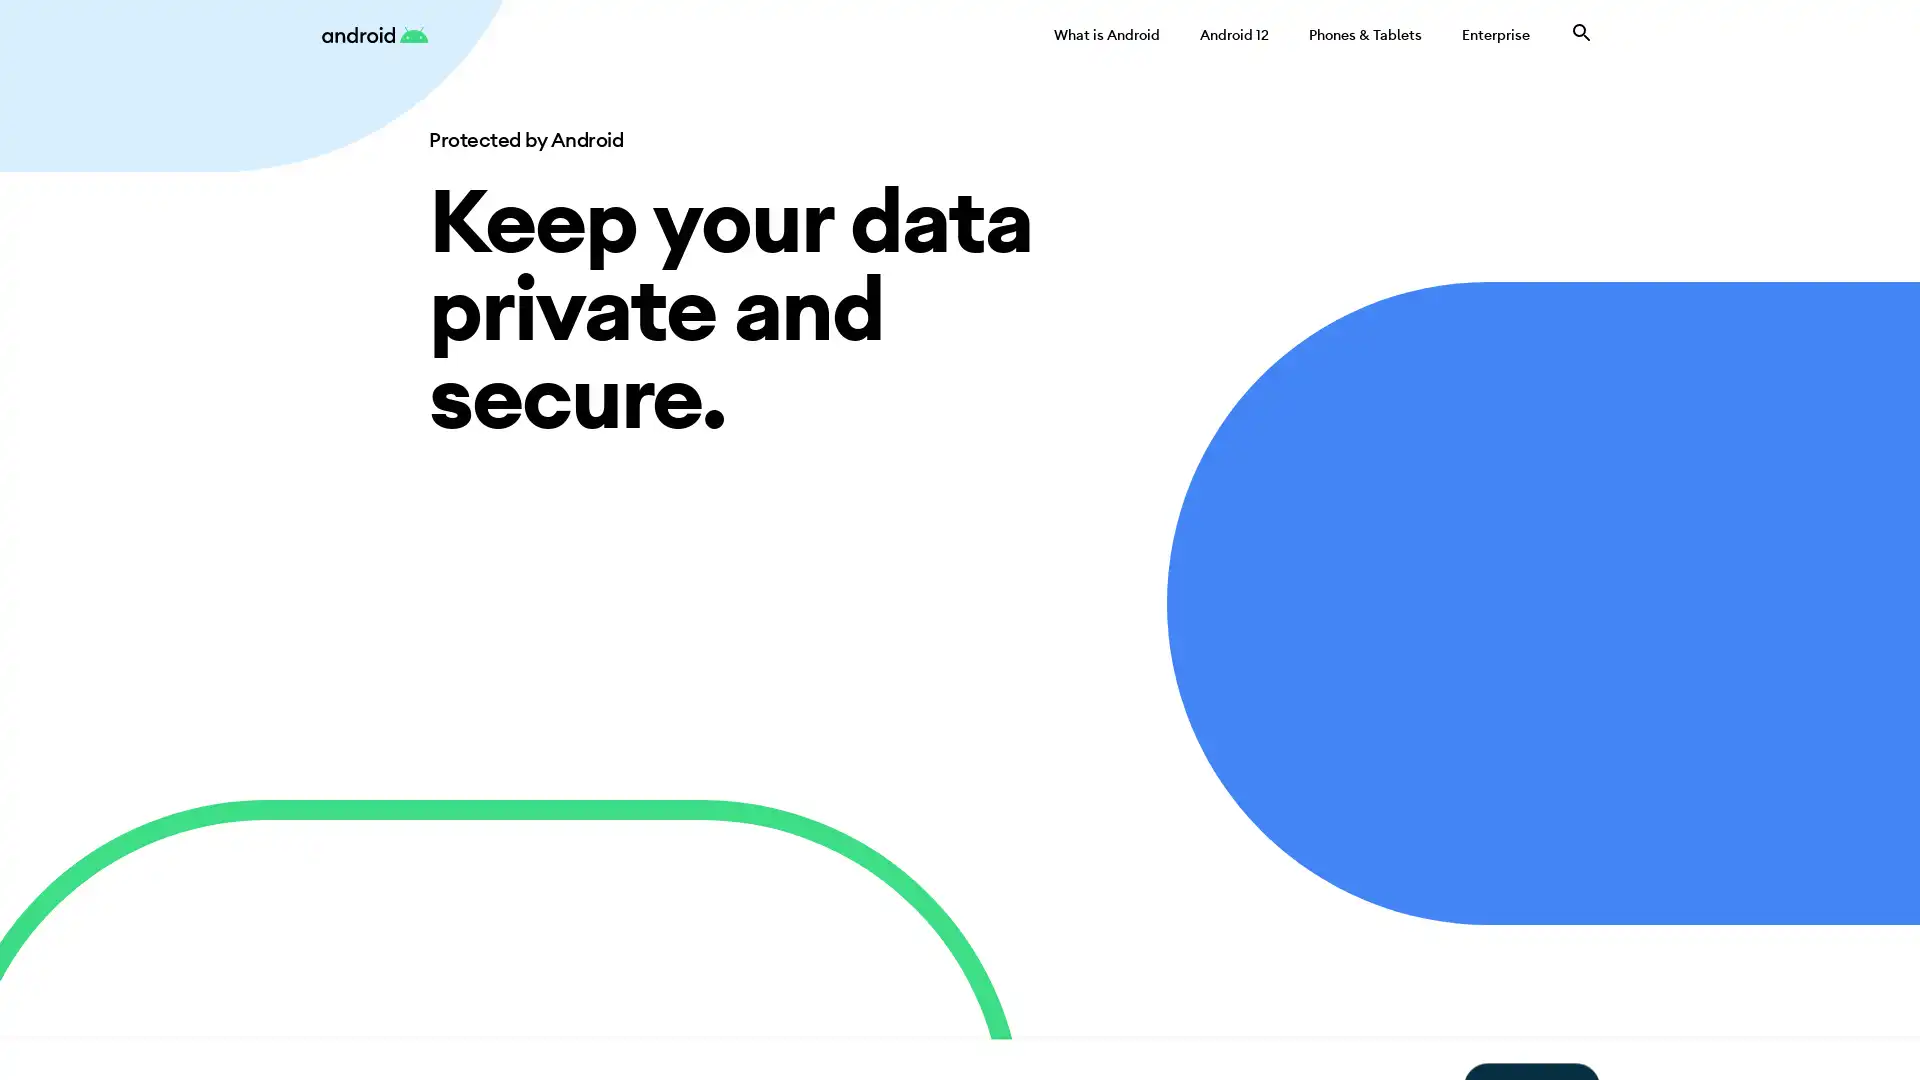 The width and height of the screenshot is (1920, 1080). What do you see at coordinates (1581, 34) in the screenshot?
I see `Search` at bounding box center [1581, 34].